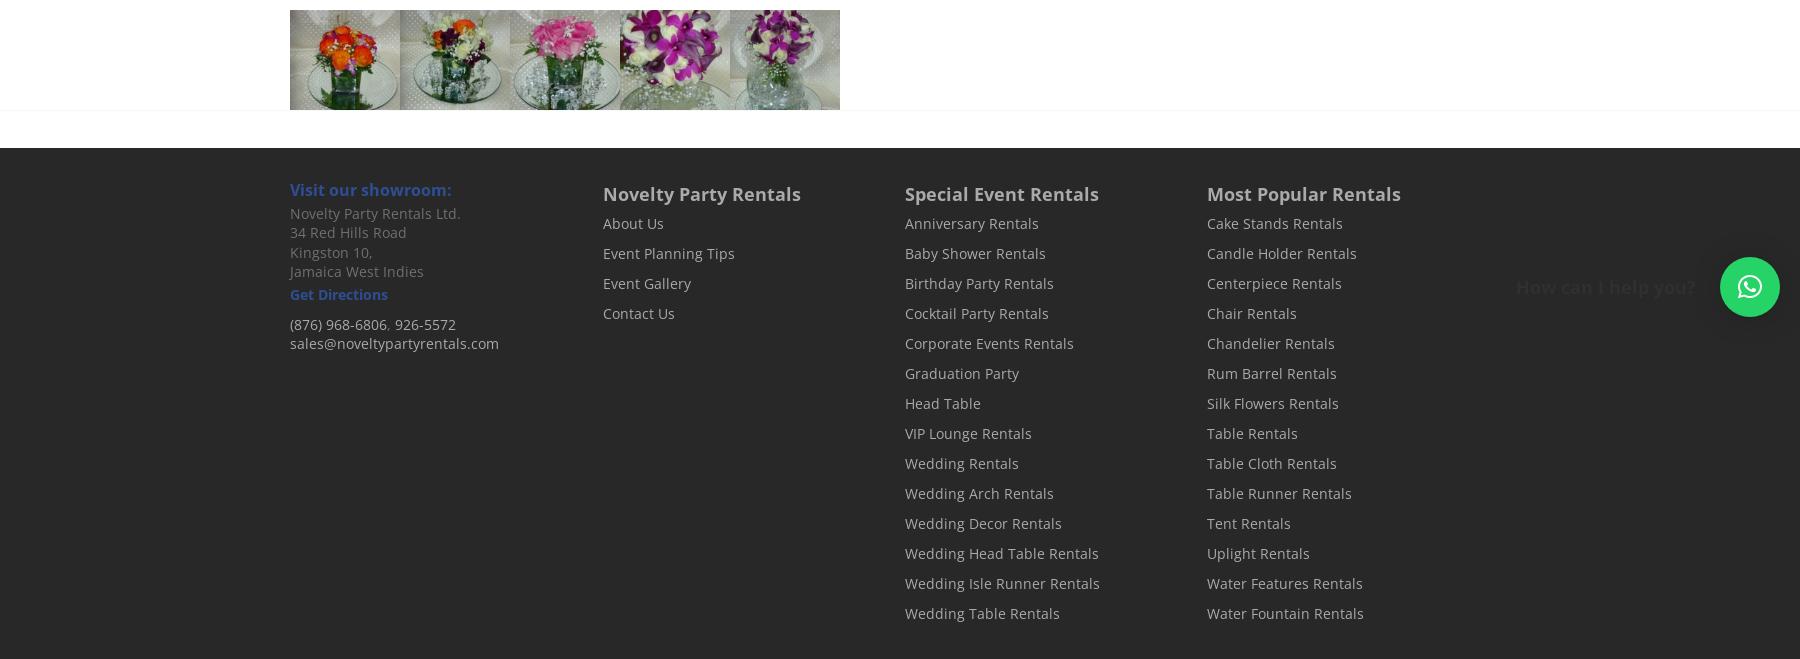  I want to click on '(876) 968-6806', so click(288, 323).